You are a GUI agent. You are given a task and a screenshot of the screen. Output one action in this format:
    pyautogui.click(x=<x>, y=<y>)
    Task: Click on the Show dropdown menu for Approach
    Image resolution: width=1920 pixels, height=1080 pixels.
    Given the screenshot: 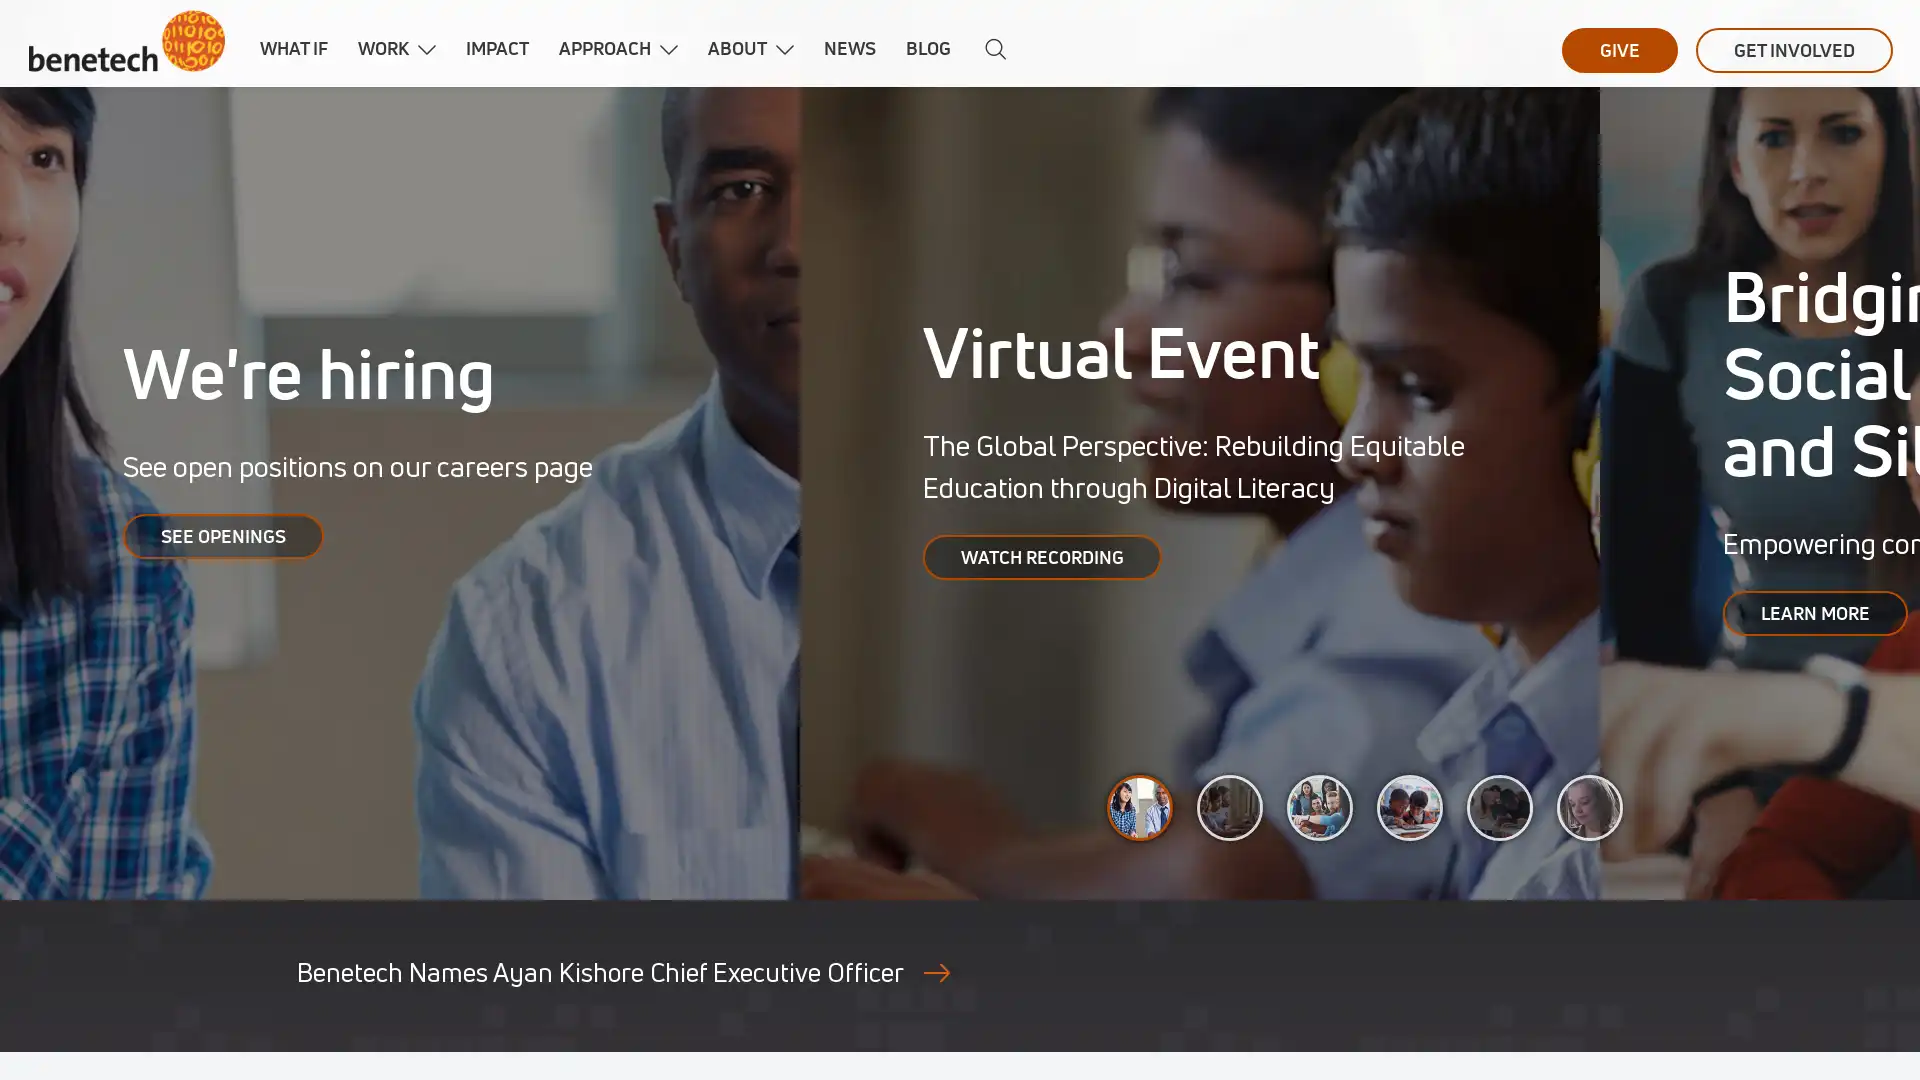 What is the action you would take?
    pyautogui.click(x=668, y=49)
    